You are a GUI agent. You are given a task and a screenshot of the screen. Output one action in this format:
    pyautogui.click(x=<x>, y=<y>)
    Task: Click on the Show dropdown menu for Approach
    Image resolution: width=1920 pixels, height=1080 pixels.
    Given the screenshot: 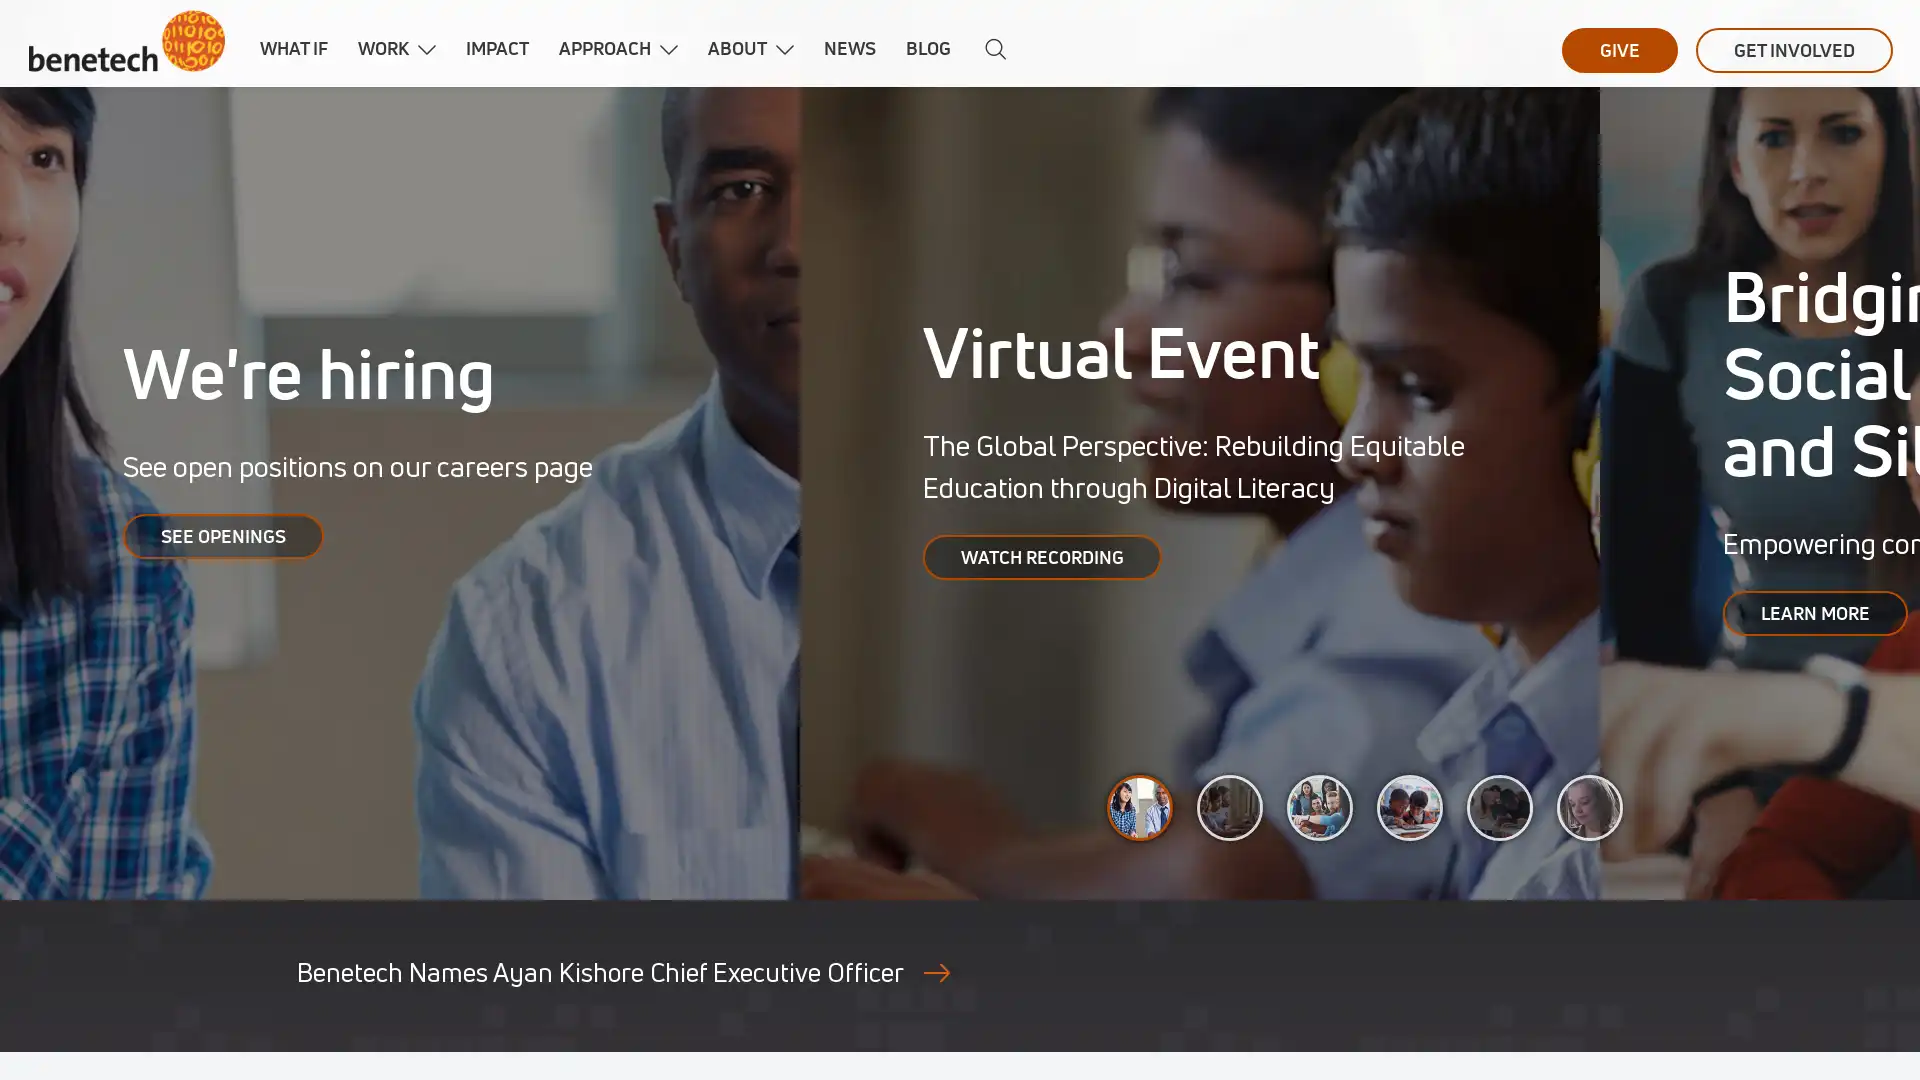 What is the action you would take?
    pyautogui.click(x=668, y=49)
    